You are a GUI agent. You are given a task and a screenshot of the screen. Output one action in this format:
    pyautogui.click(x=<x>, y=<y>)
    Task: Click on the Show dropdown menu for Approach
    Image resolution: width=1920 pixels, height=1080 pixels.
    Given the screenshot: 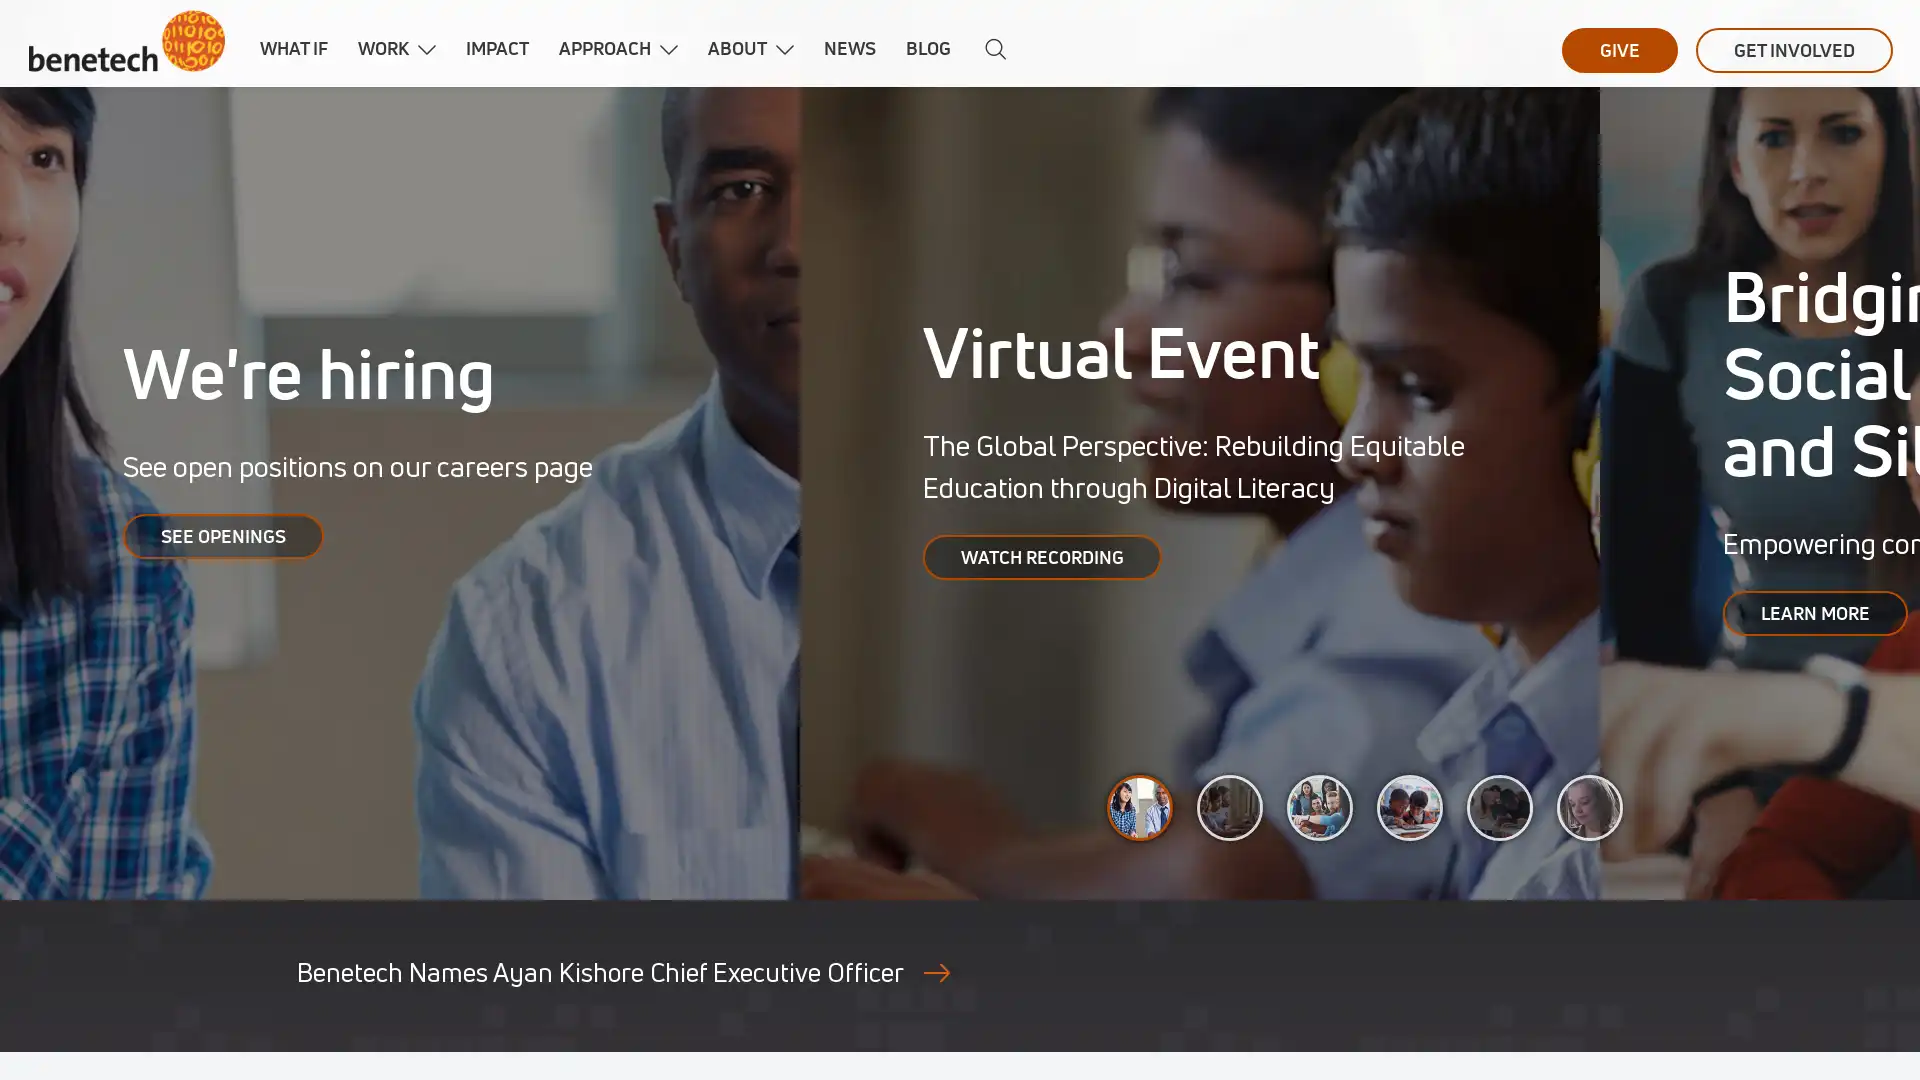 What is the action you would take?
    pyautogui.click(x=668, y=49)
    